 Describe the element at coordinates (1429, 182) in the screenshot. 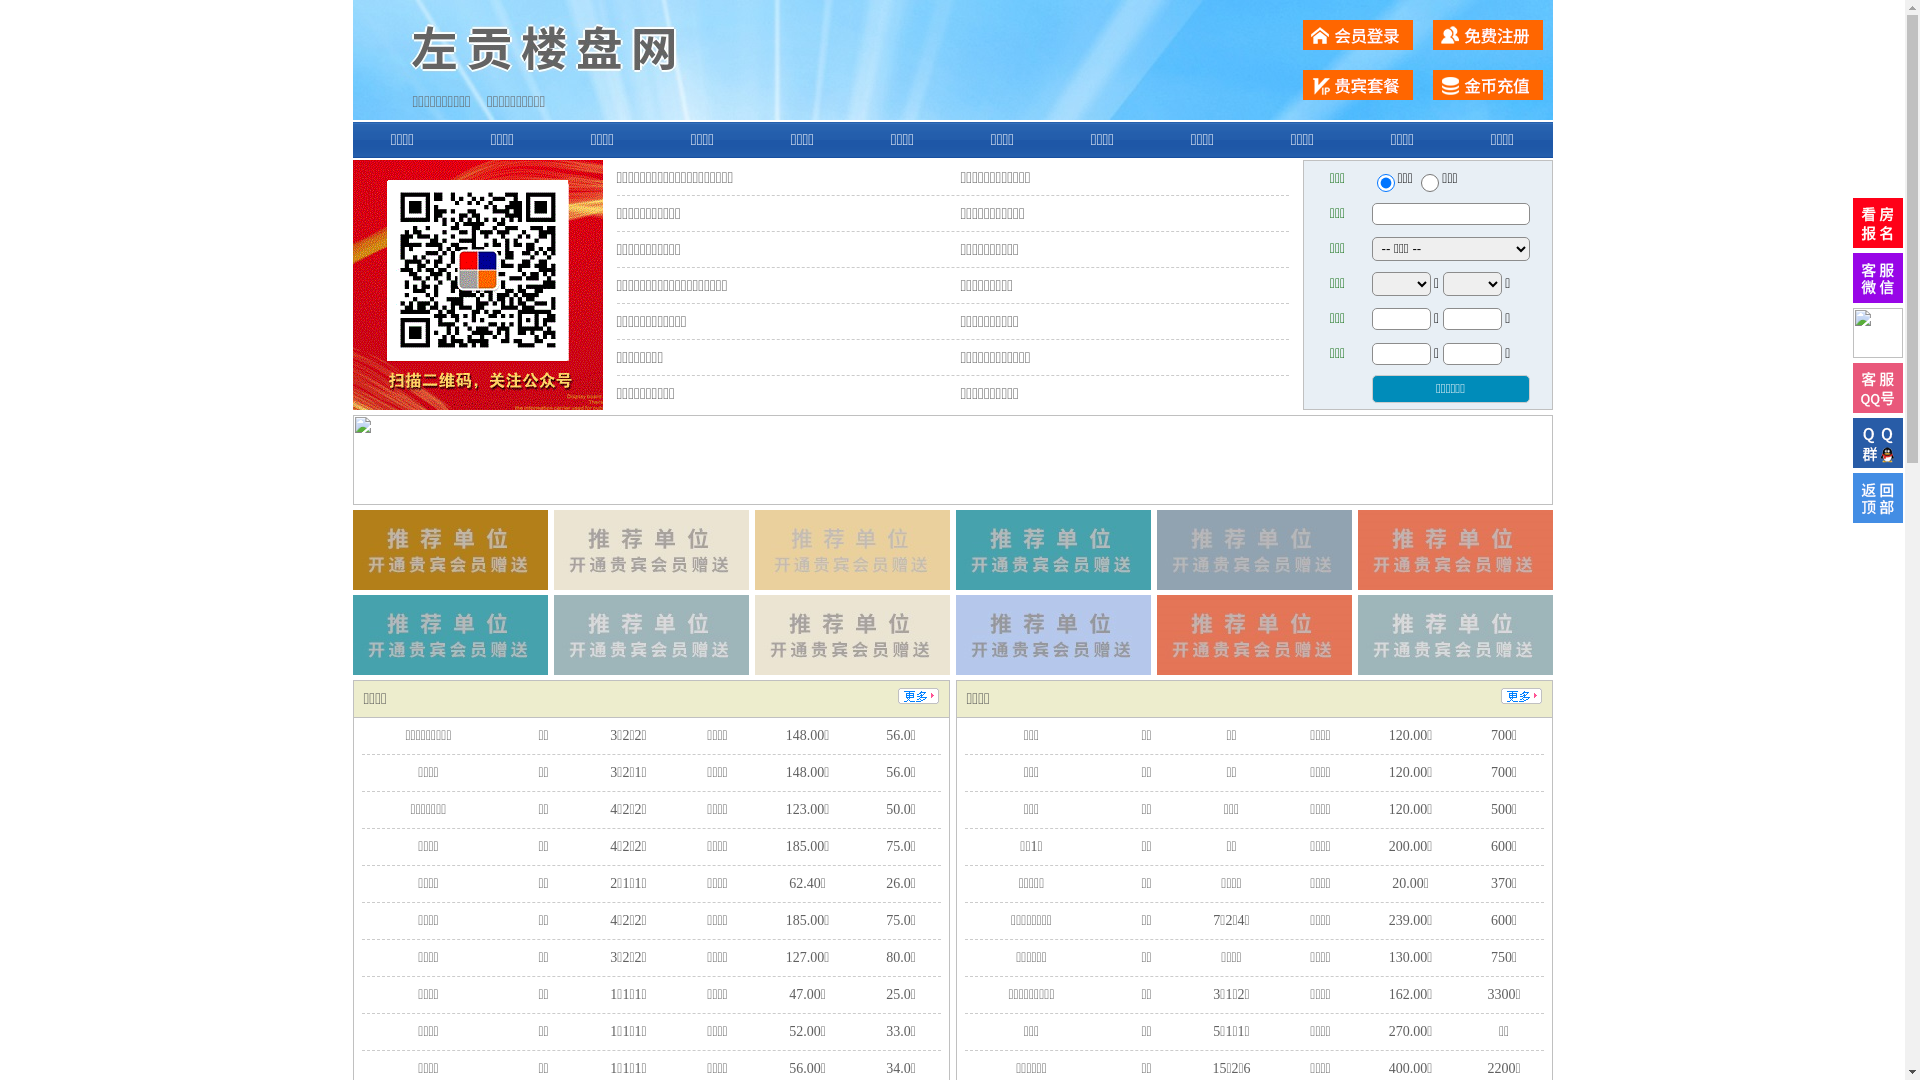

I see `'chuzu'` at that location.